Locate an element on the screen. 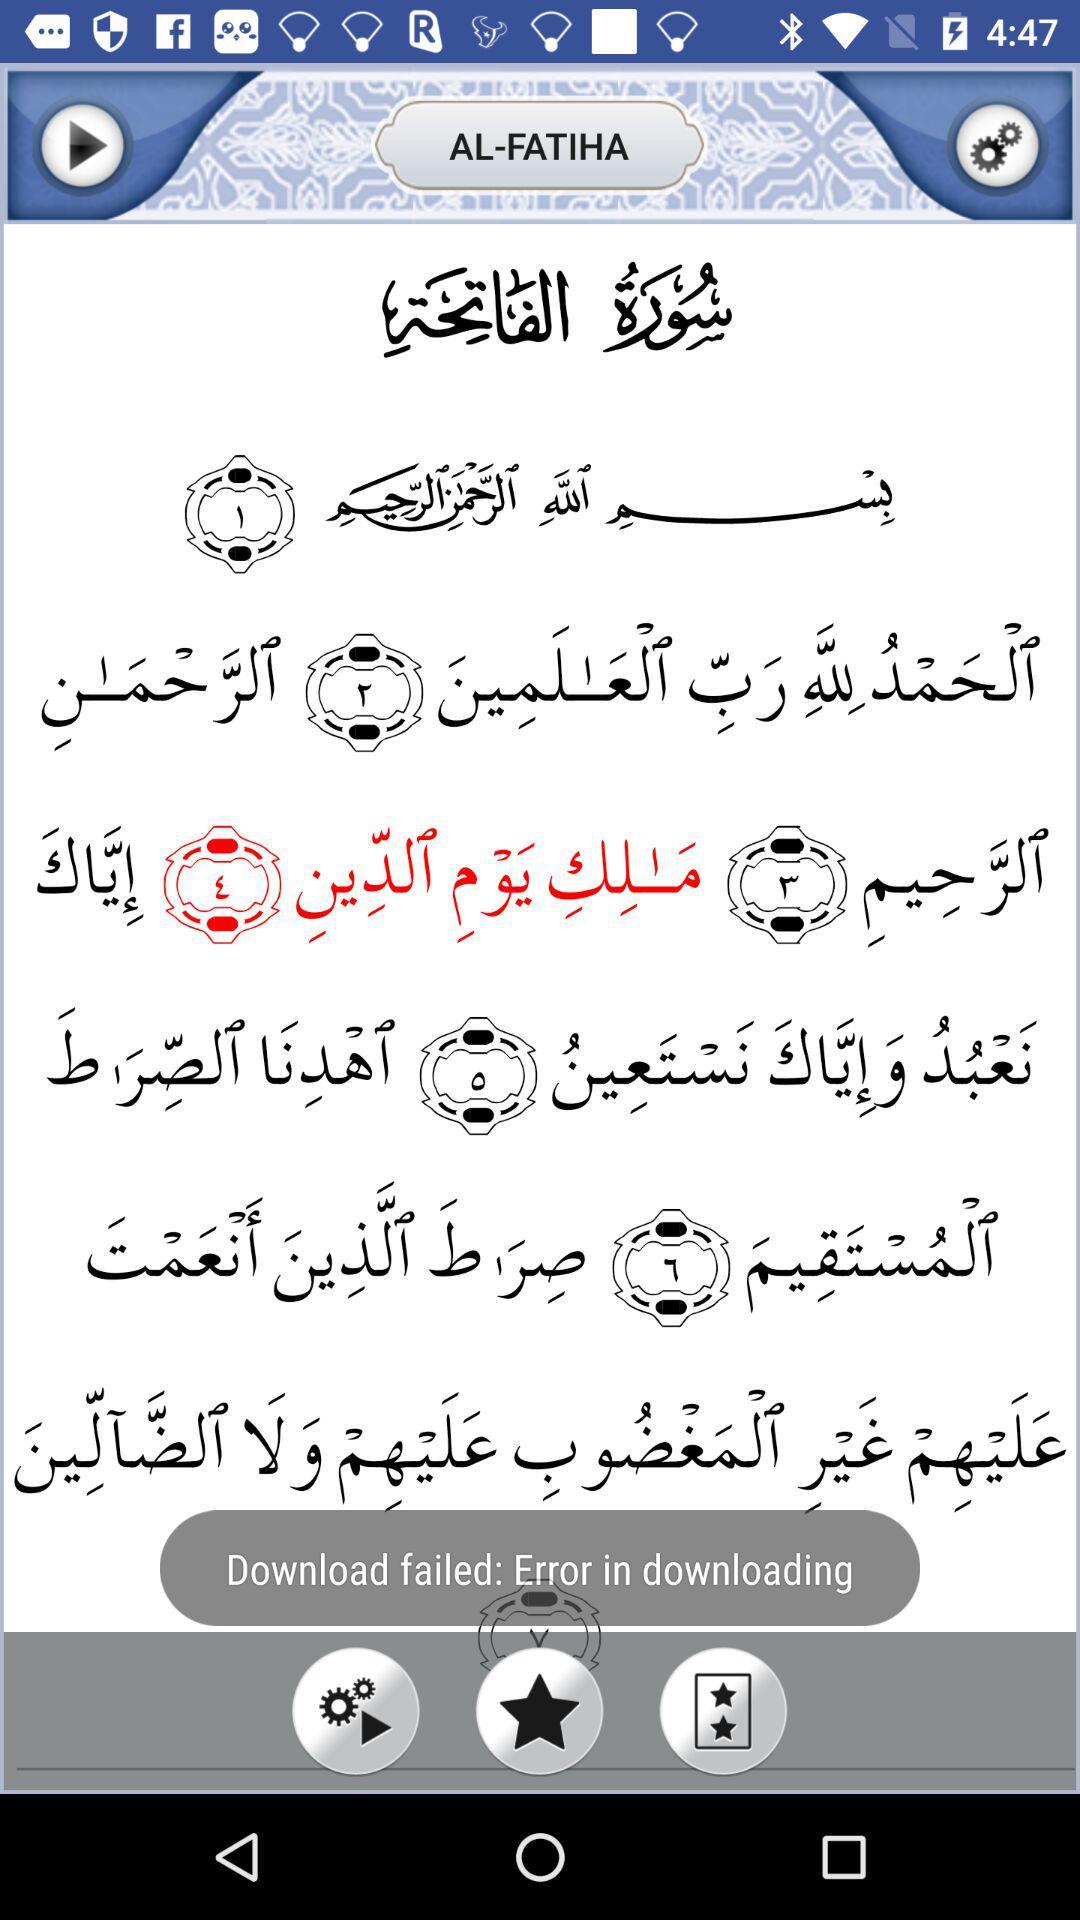 This screenshot has height=1920, width=1080. play is located at coordinates (354, 1710).